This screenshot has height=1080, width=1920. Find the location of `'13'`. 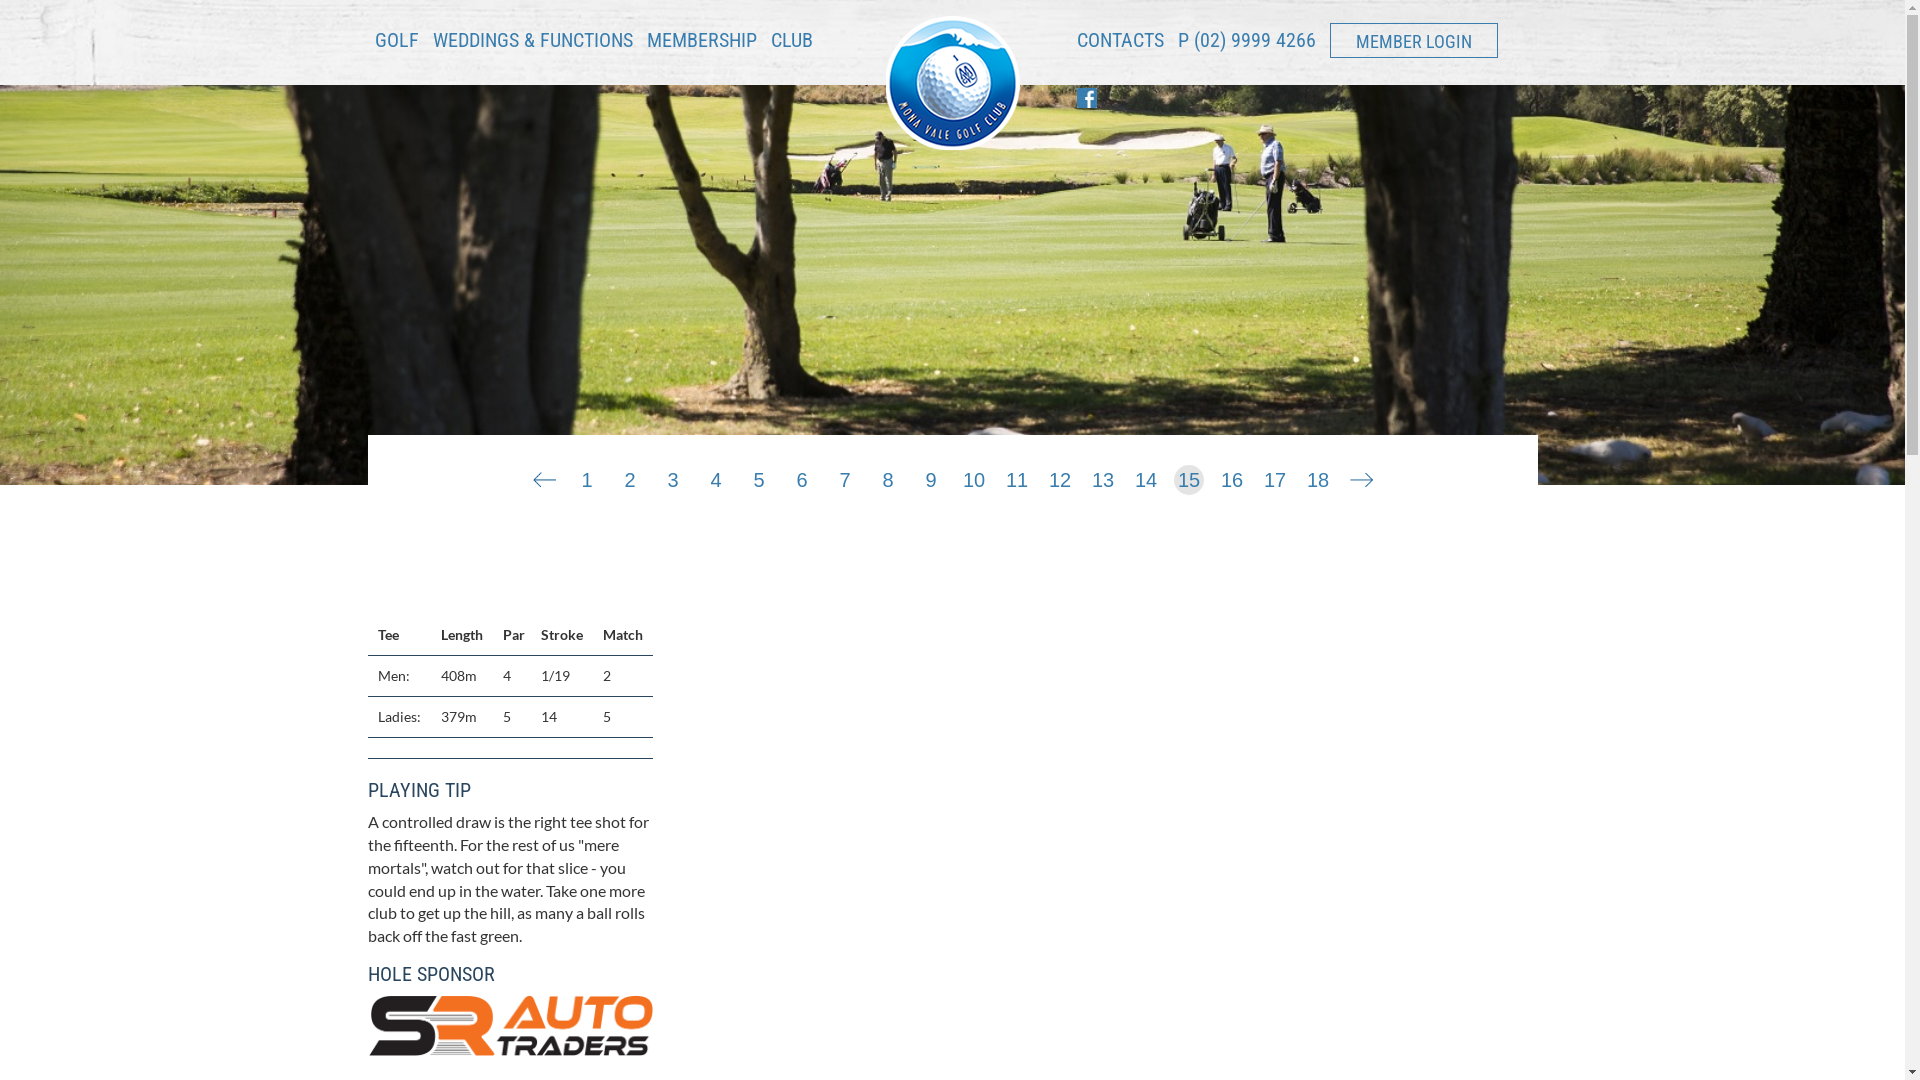

'13' is located at coordinates (1102, 475).